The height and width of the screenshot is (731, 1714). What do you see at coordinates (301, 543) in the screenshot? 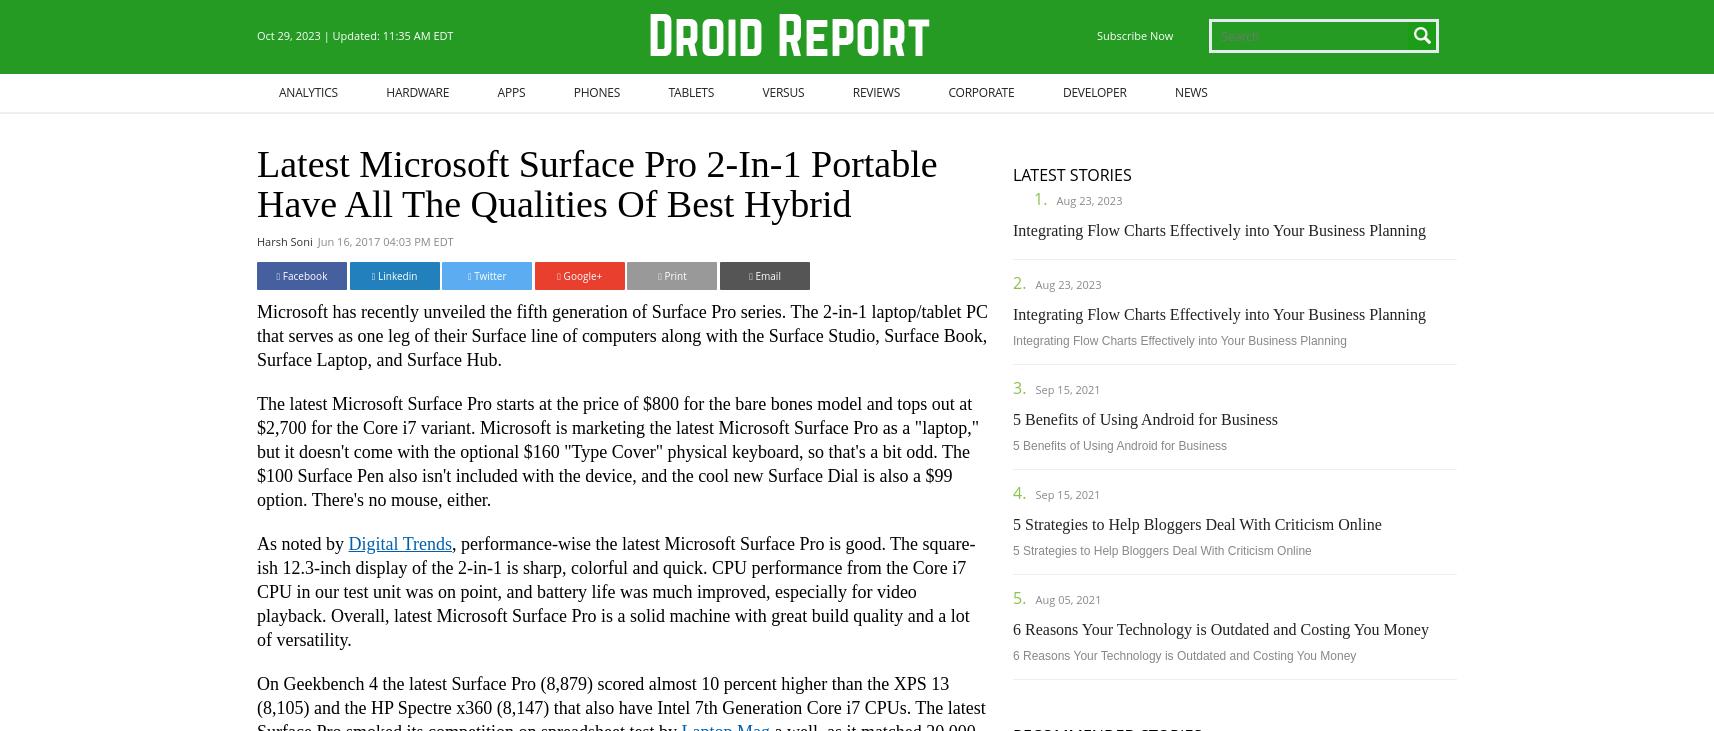
I see `'As noted by'` at bounding box center [301, 543].